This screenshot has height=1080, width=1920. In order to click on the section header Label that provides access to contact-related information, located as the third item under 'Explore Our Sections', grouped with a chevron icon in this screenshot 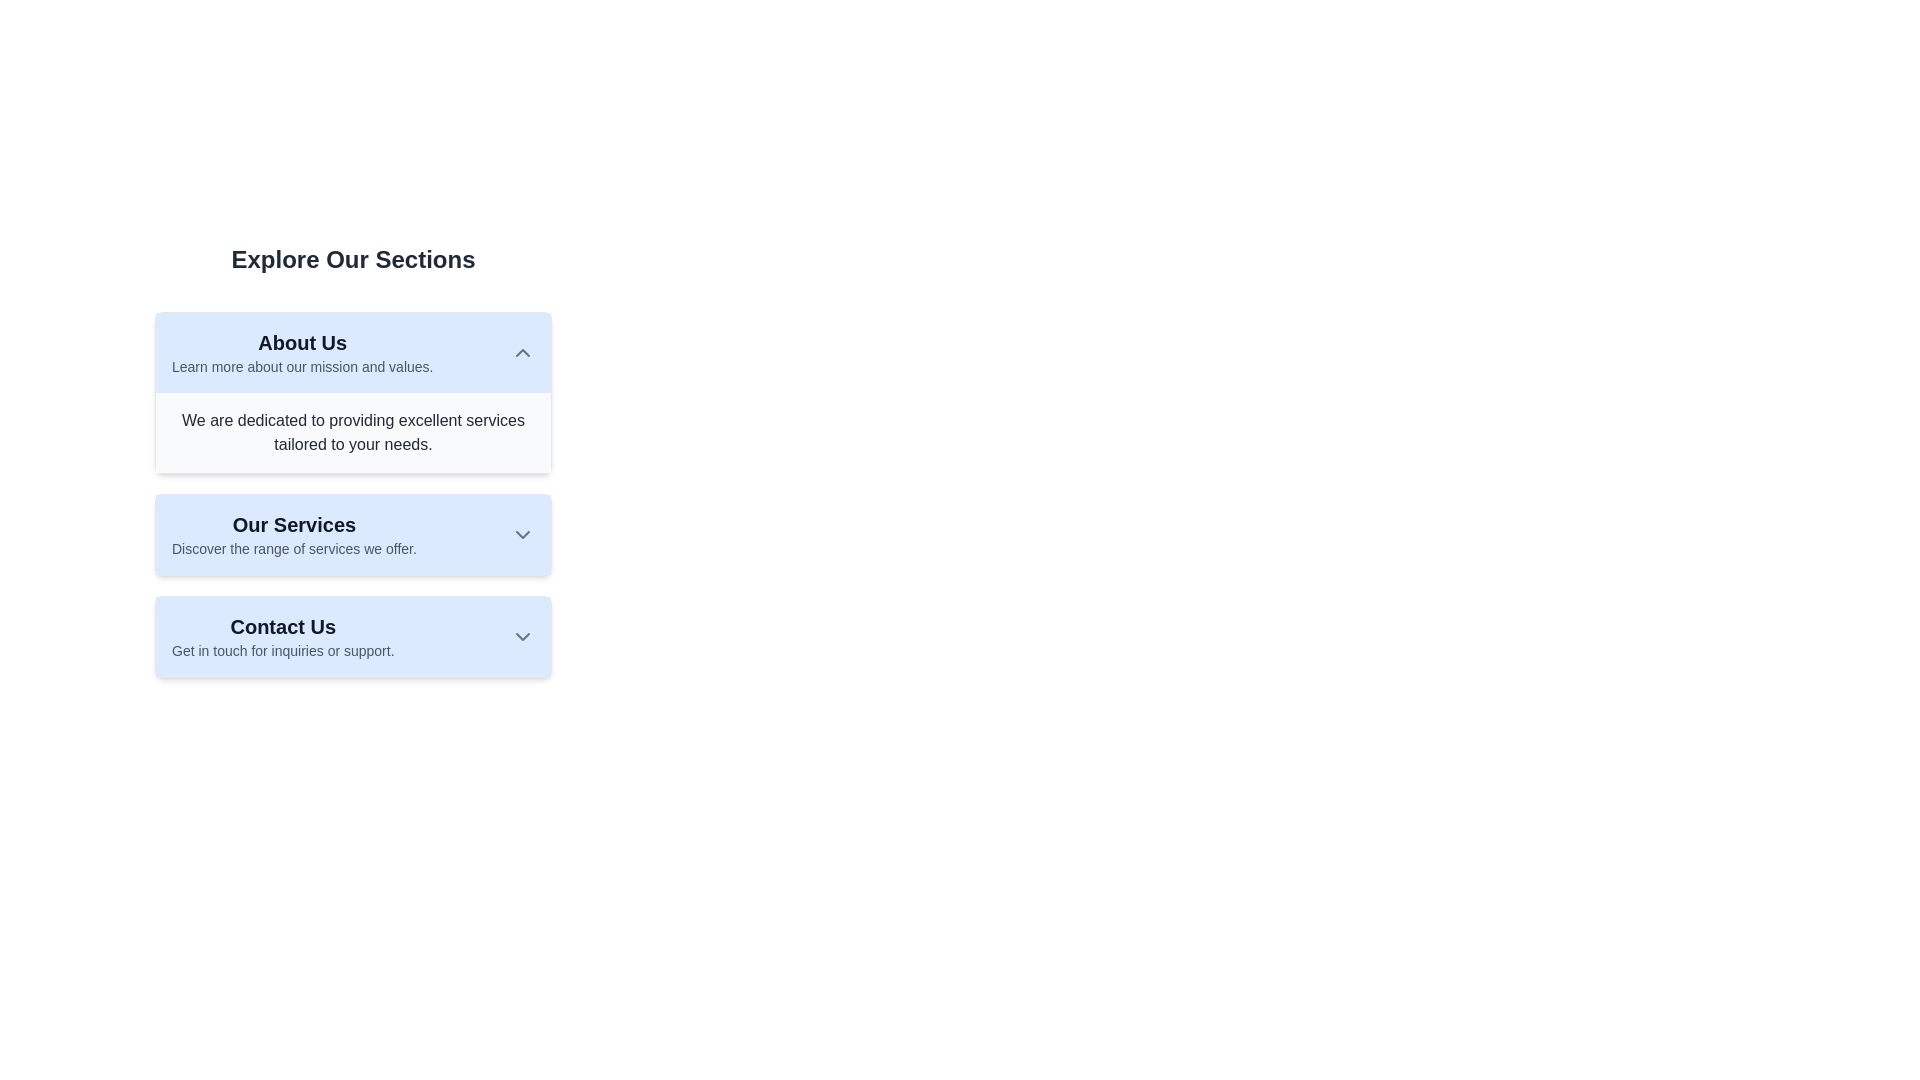, I will do `click(282, 636)`.